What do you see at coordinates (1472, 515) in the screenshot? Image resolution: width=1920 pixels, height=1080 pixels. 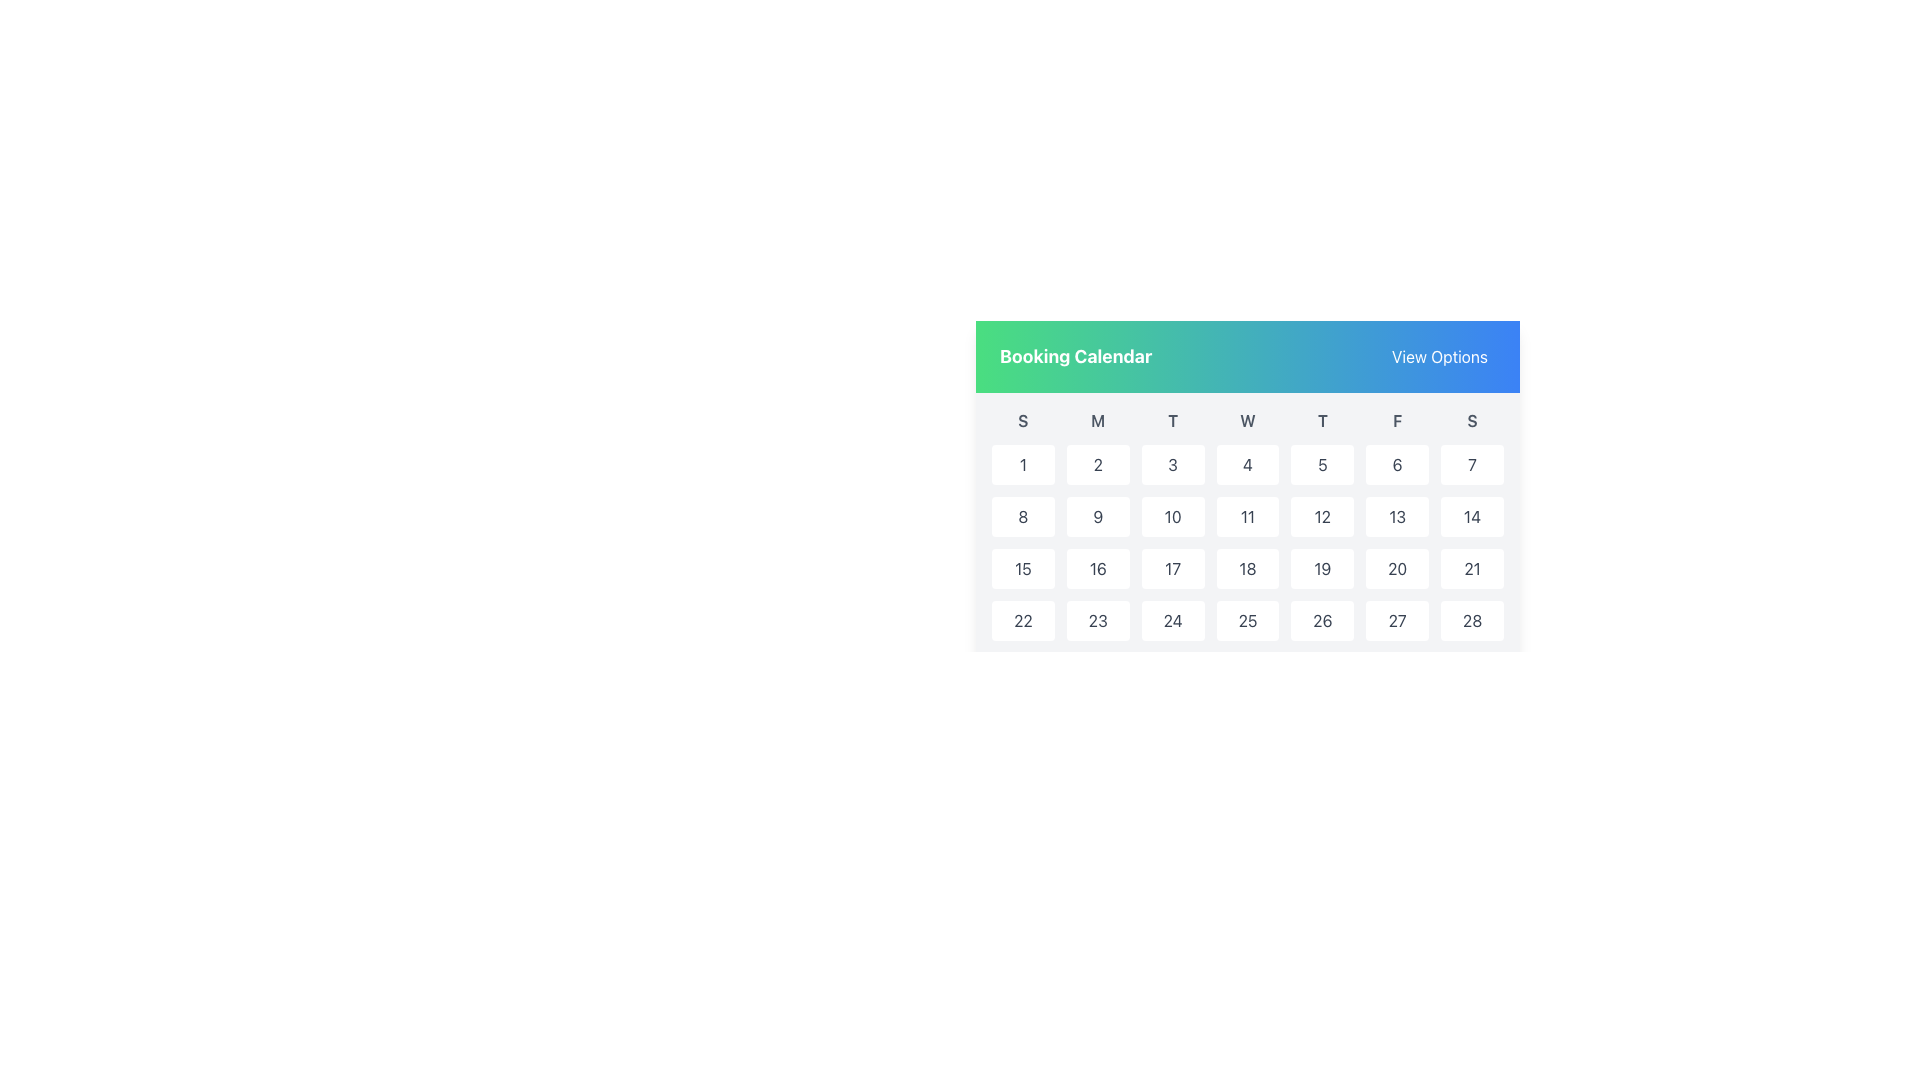 I see `the text label displaying the number '14' in the calendar, which allows users to select a date` at bounding box center [1472, 515].